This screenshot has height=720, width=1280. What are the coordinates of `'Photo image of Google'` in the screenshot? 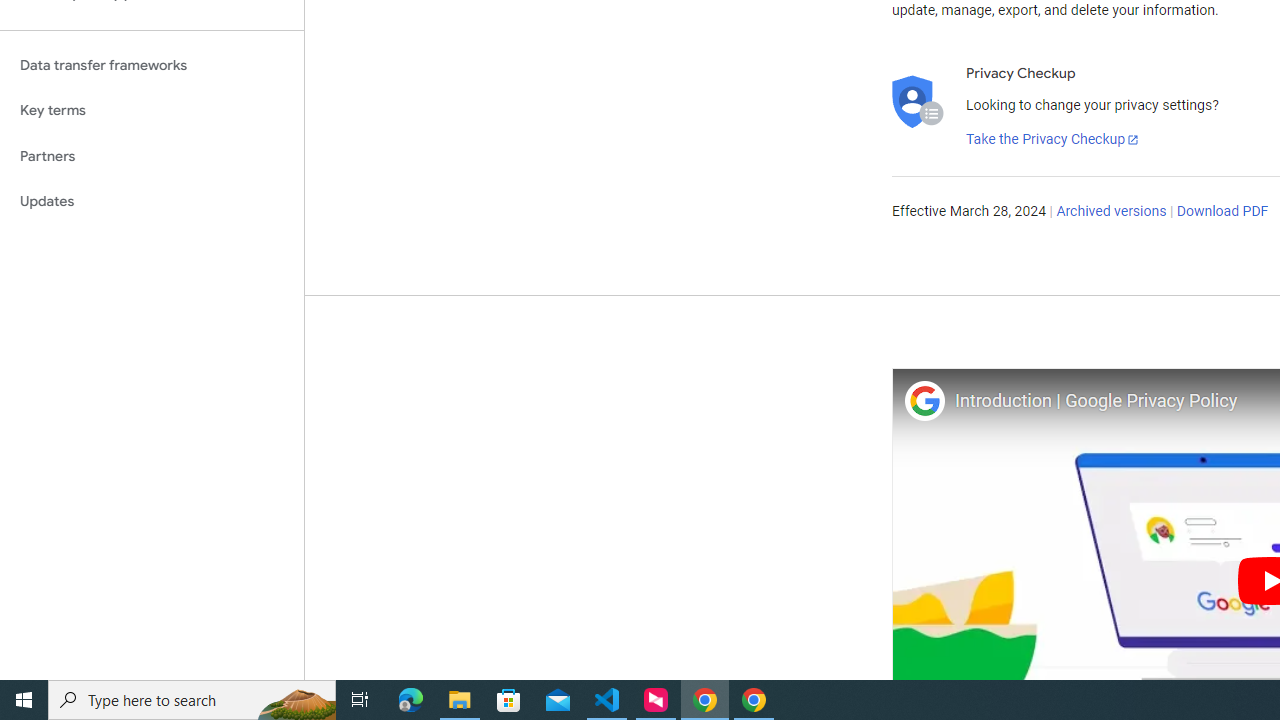 It's located at (923, 400).